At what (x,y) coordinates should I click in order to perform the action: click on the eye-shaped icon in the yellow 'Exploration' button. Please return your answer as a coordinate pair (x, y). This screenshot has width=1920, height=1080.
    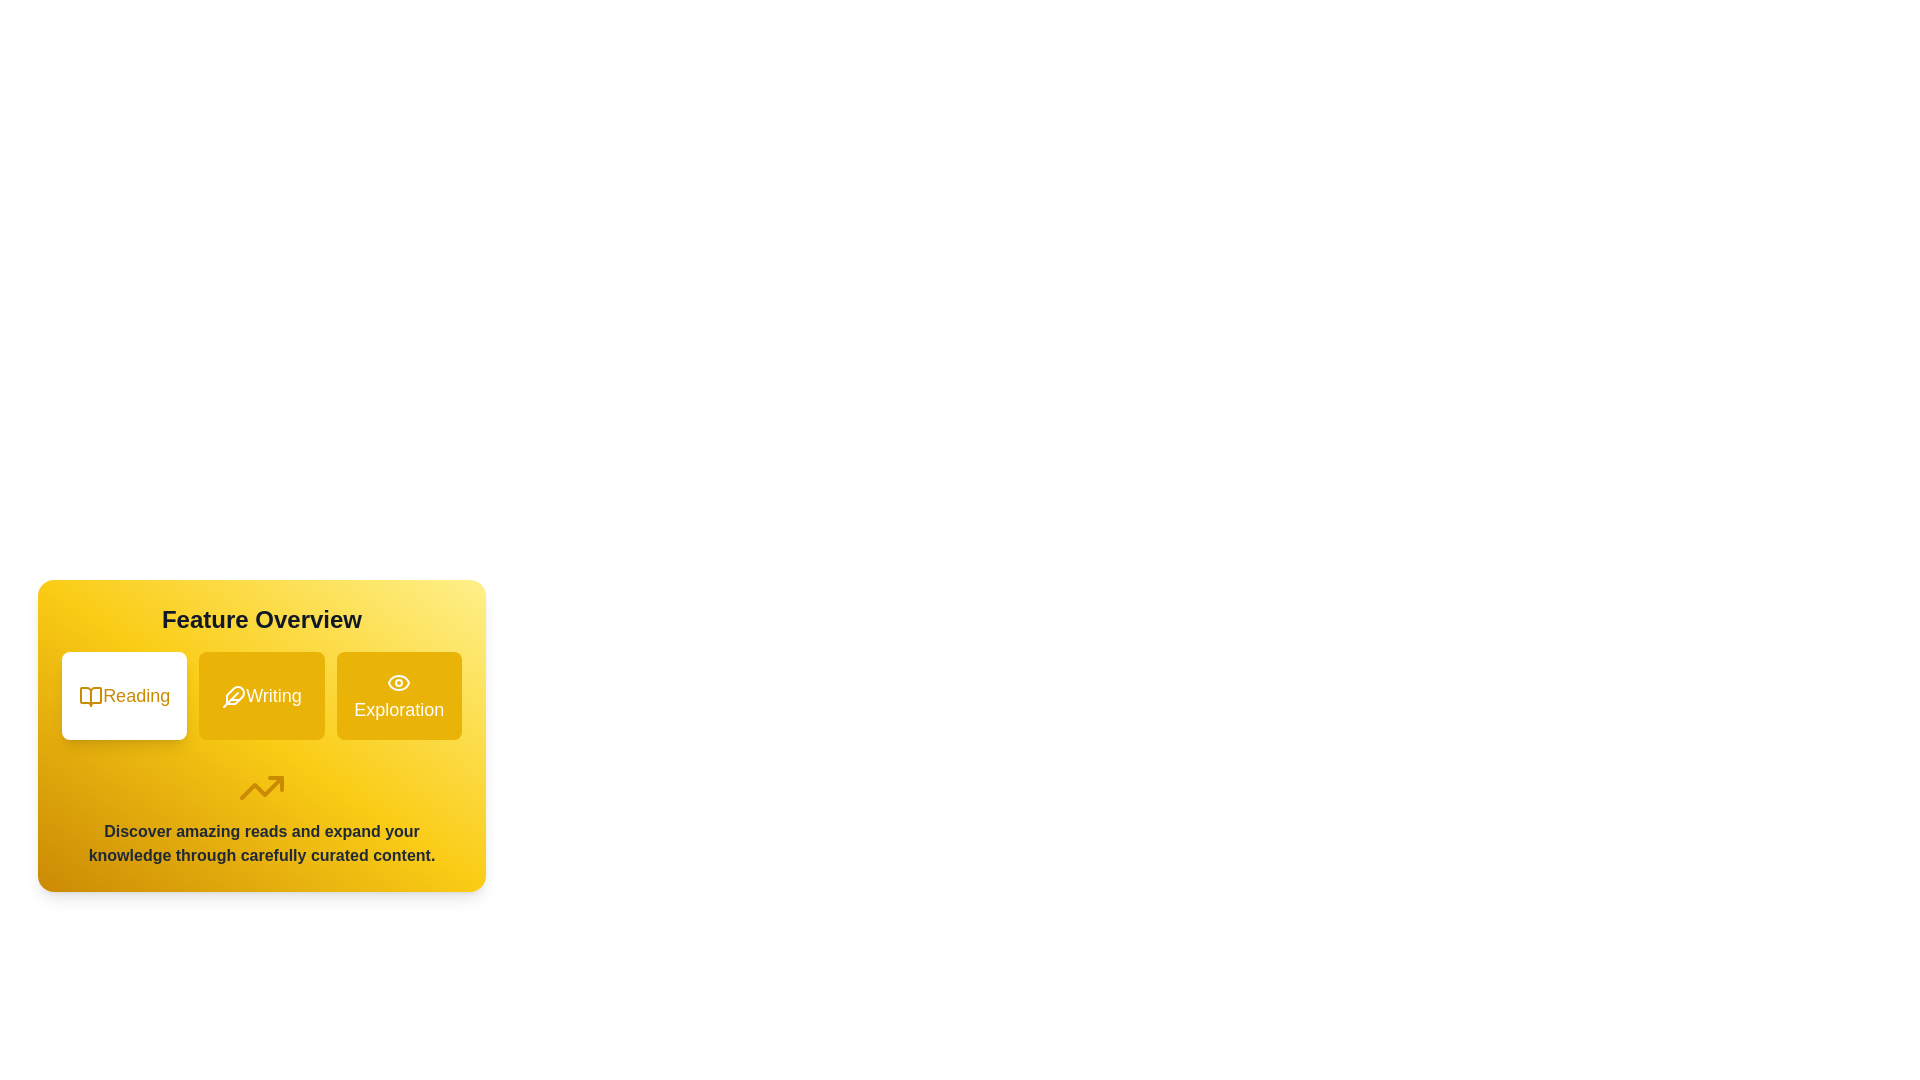
    Looking at the image, I should click on (399, 682).